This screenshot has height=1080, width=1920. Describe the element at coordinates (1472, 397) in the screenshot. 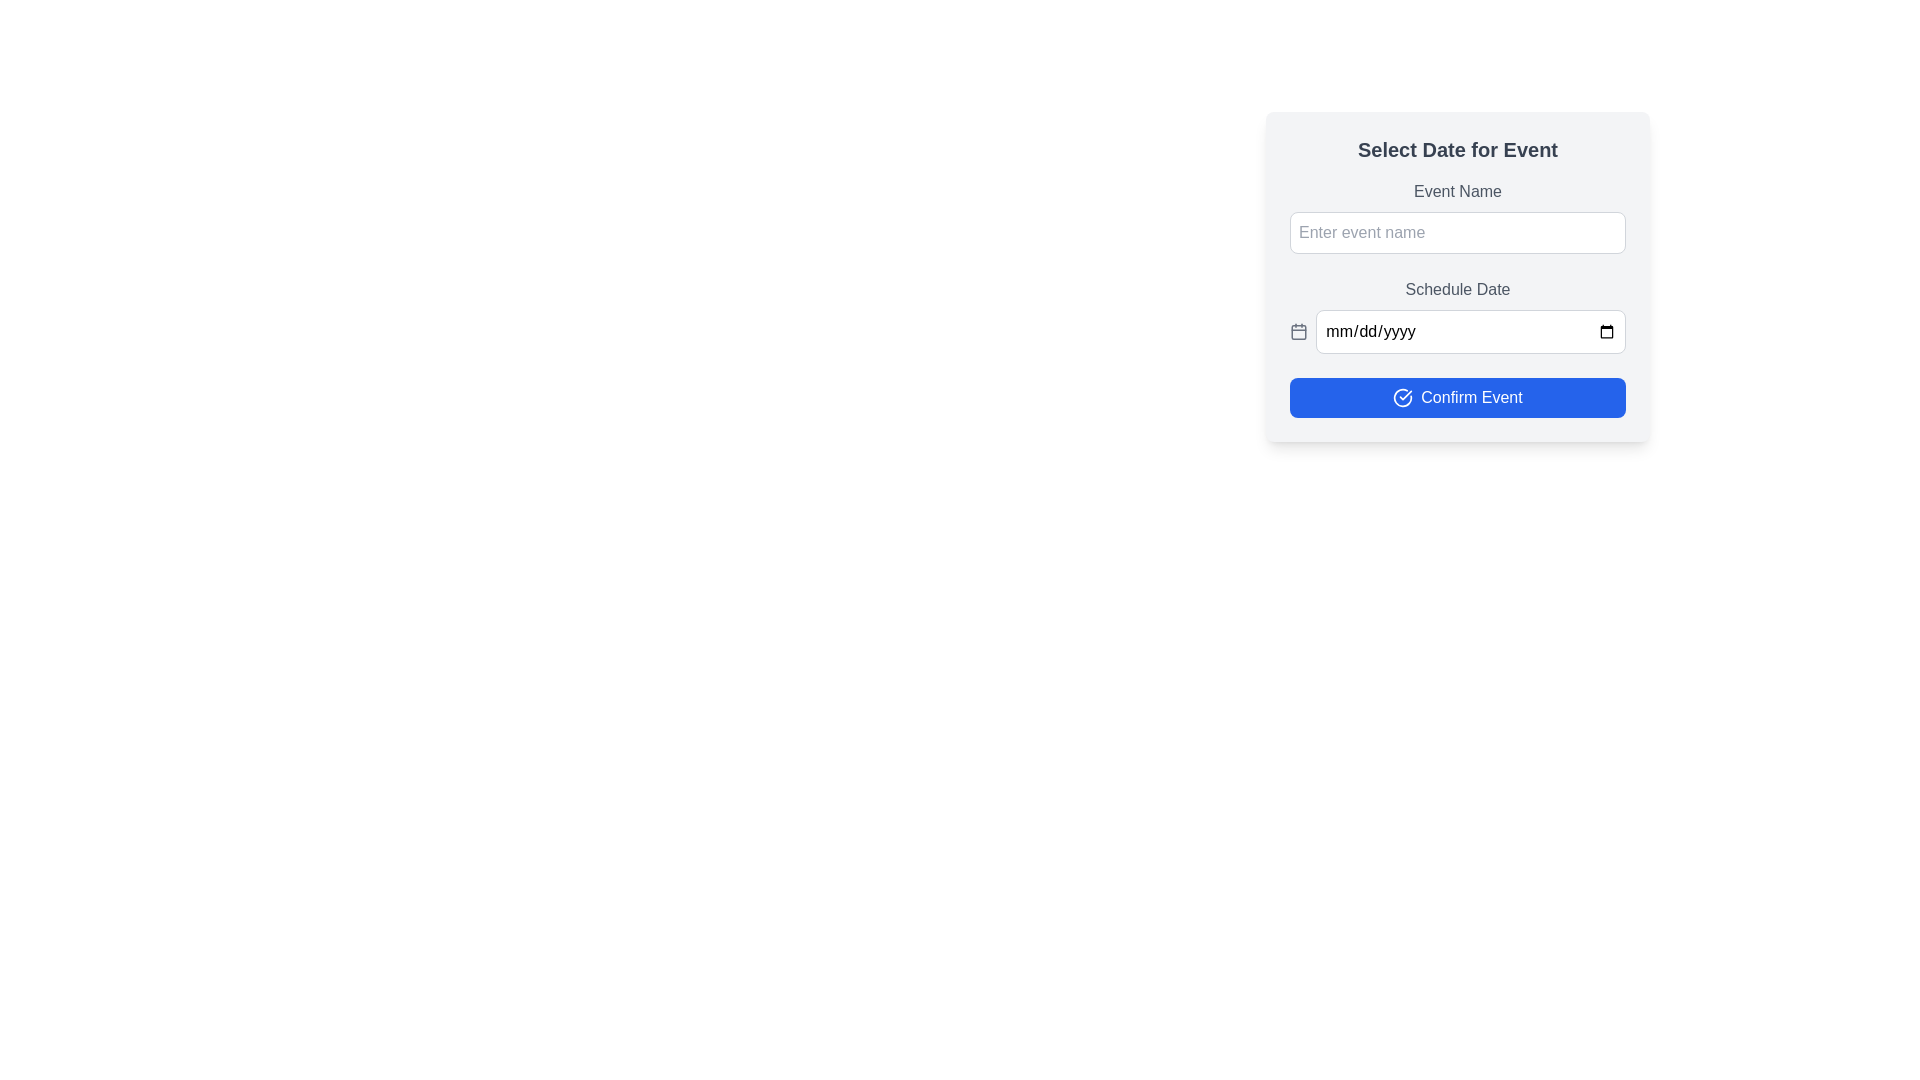

I see `the 'Confirm Event' text button` at that location.